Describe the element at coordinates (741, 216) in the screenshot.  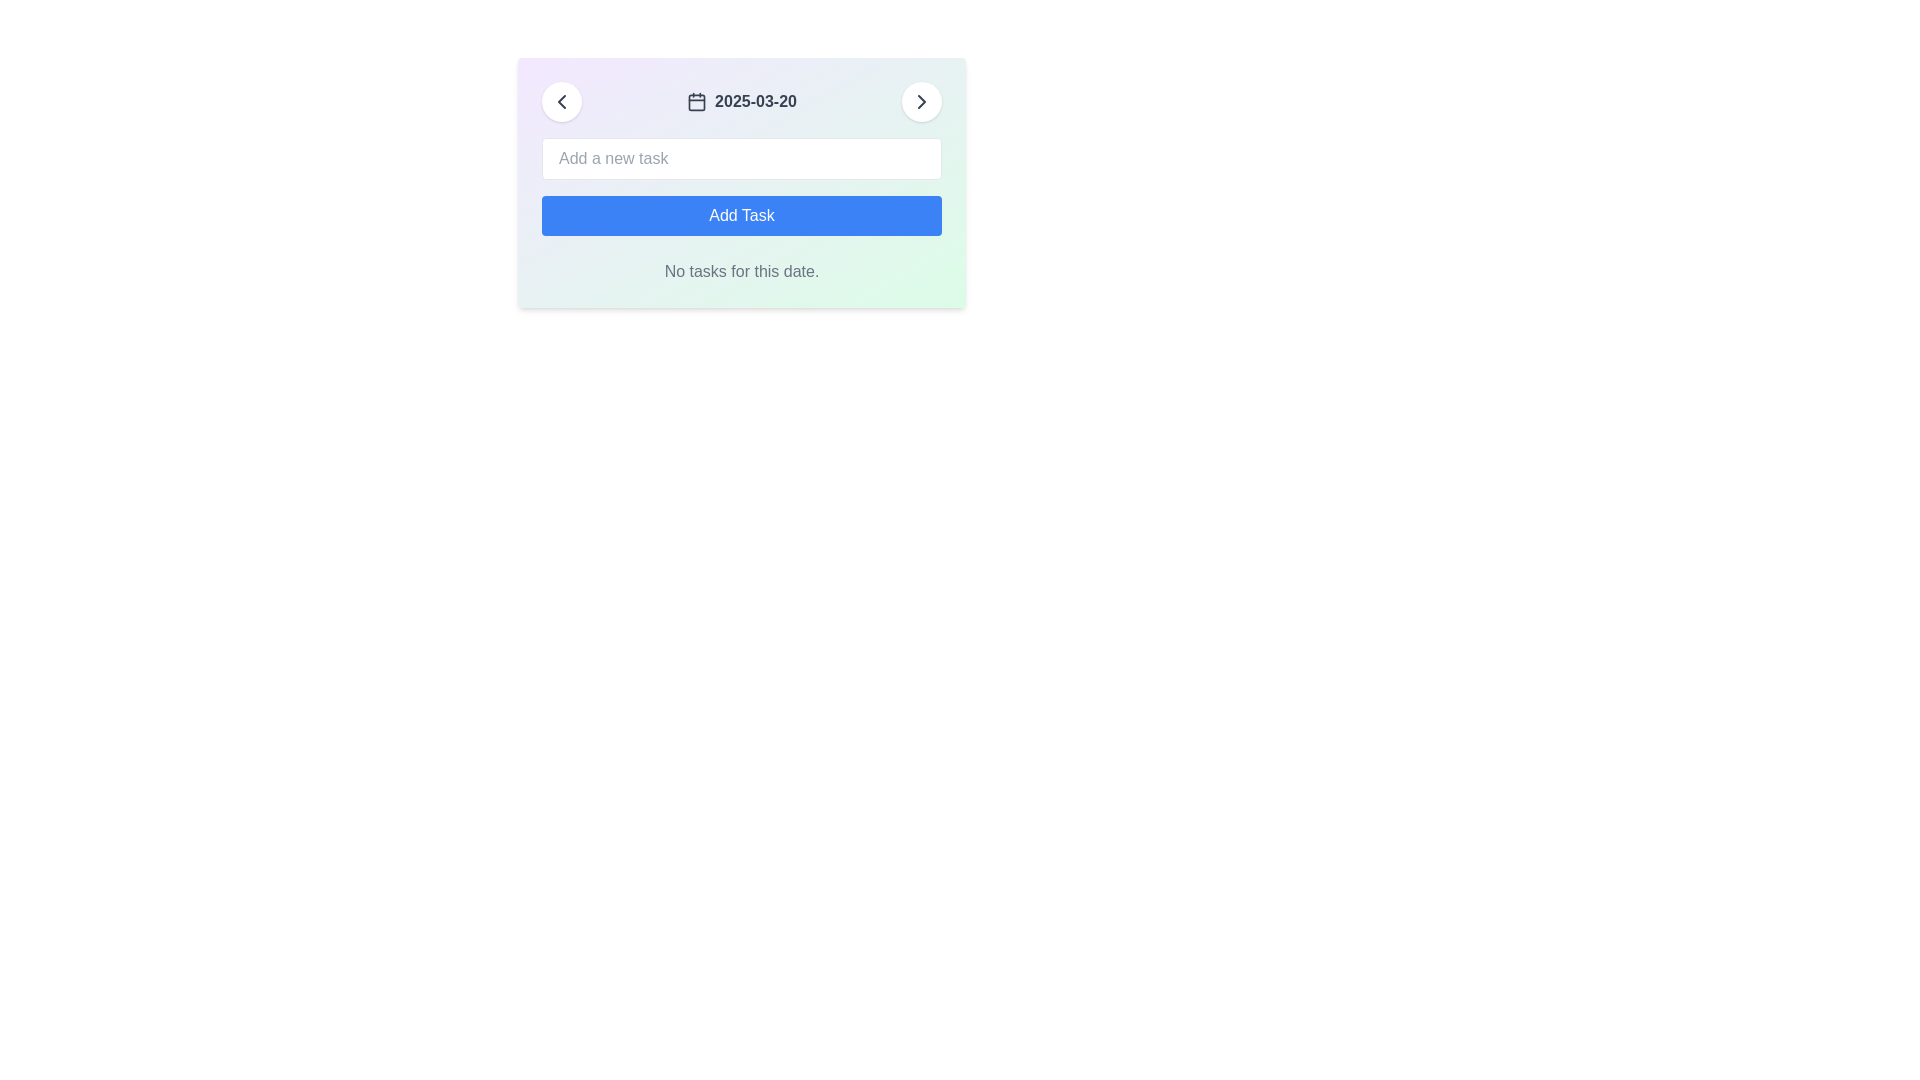
I see `the button located below the 'Add a new task' input field` at that location.